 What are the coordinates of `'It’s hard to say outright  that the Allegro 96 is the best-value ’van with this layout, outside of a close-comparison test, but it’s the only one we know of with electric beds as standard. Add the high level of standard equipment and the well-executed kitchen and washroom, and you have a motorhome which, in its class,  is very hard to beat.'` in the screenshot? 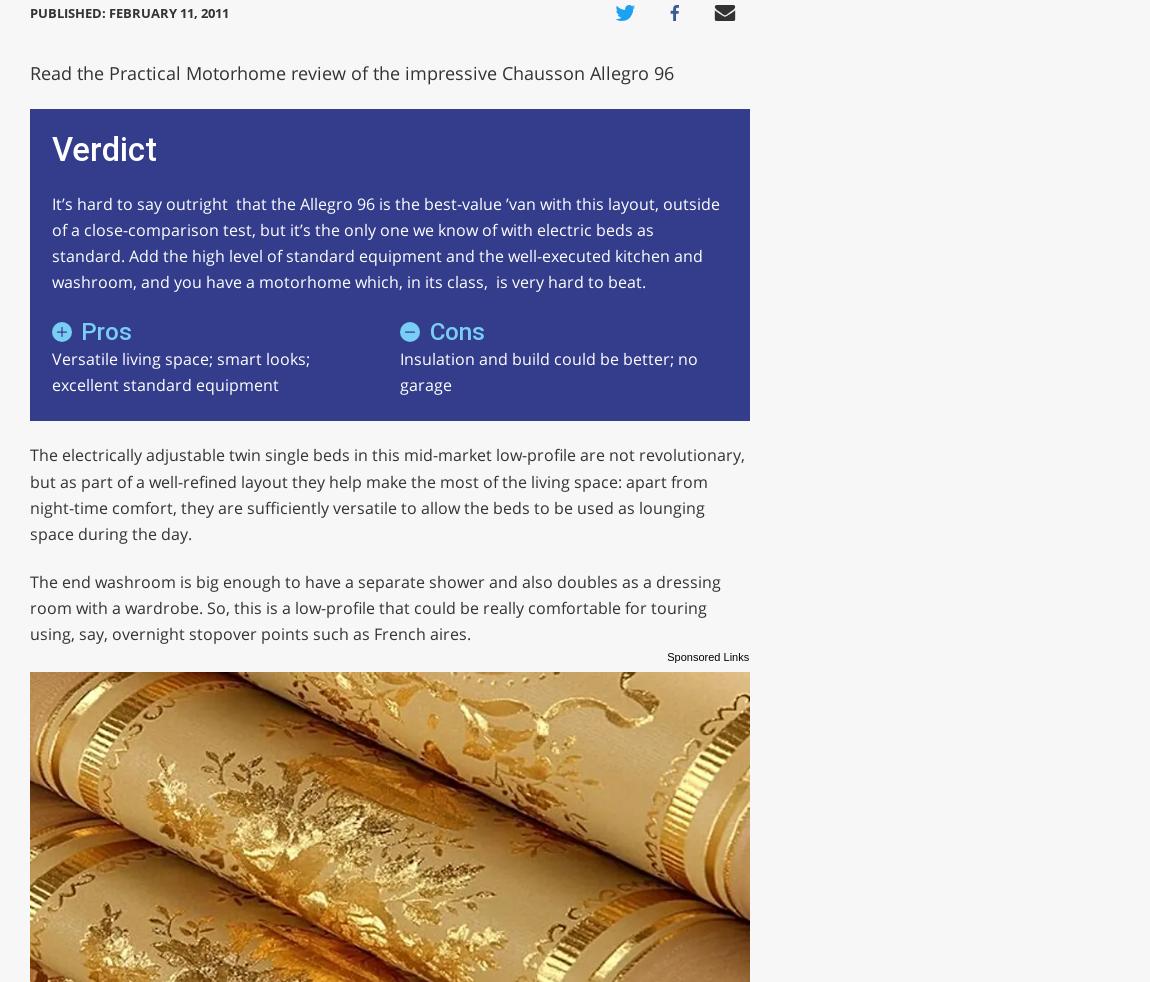 It's located at (49, 242).